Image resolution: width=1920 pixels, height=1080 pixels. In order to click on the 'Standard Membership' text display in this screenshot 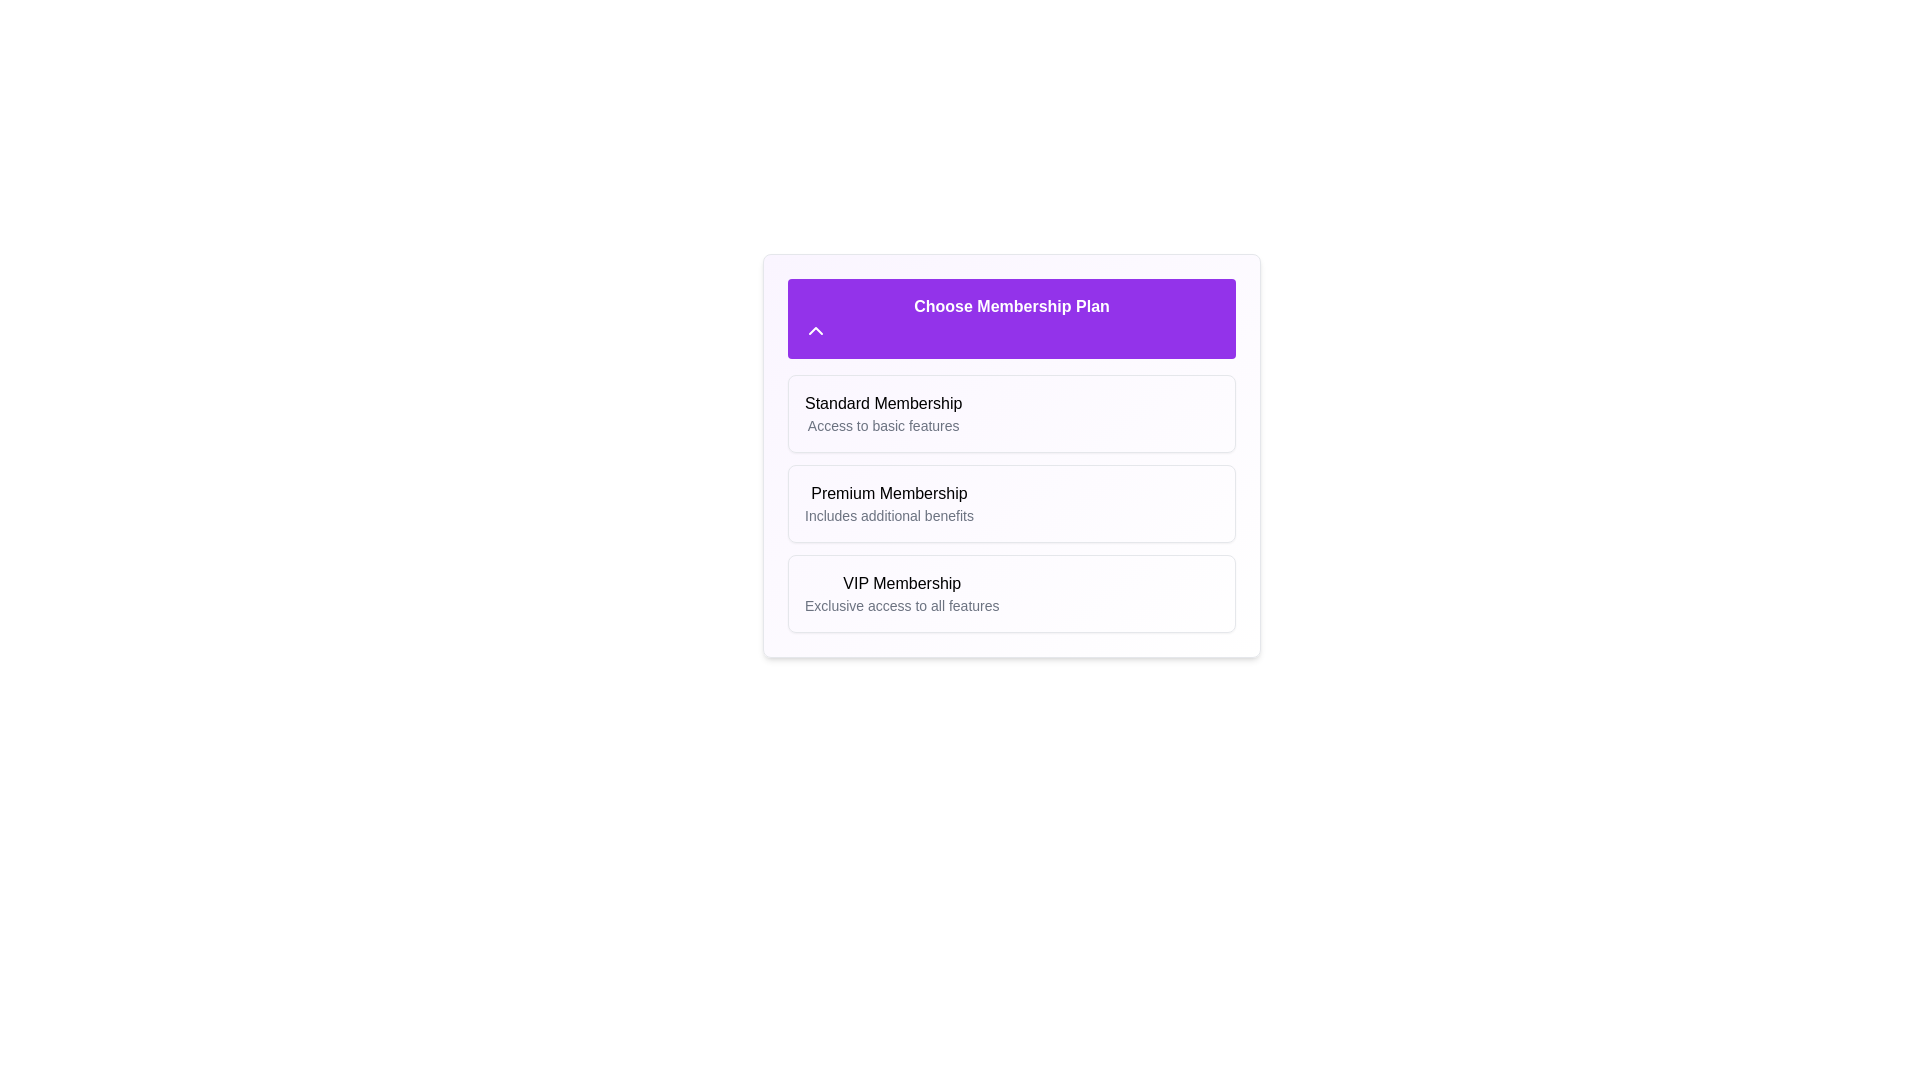, I will do `click(882, 412)`.